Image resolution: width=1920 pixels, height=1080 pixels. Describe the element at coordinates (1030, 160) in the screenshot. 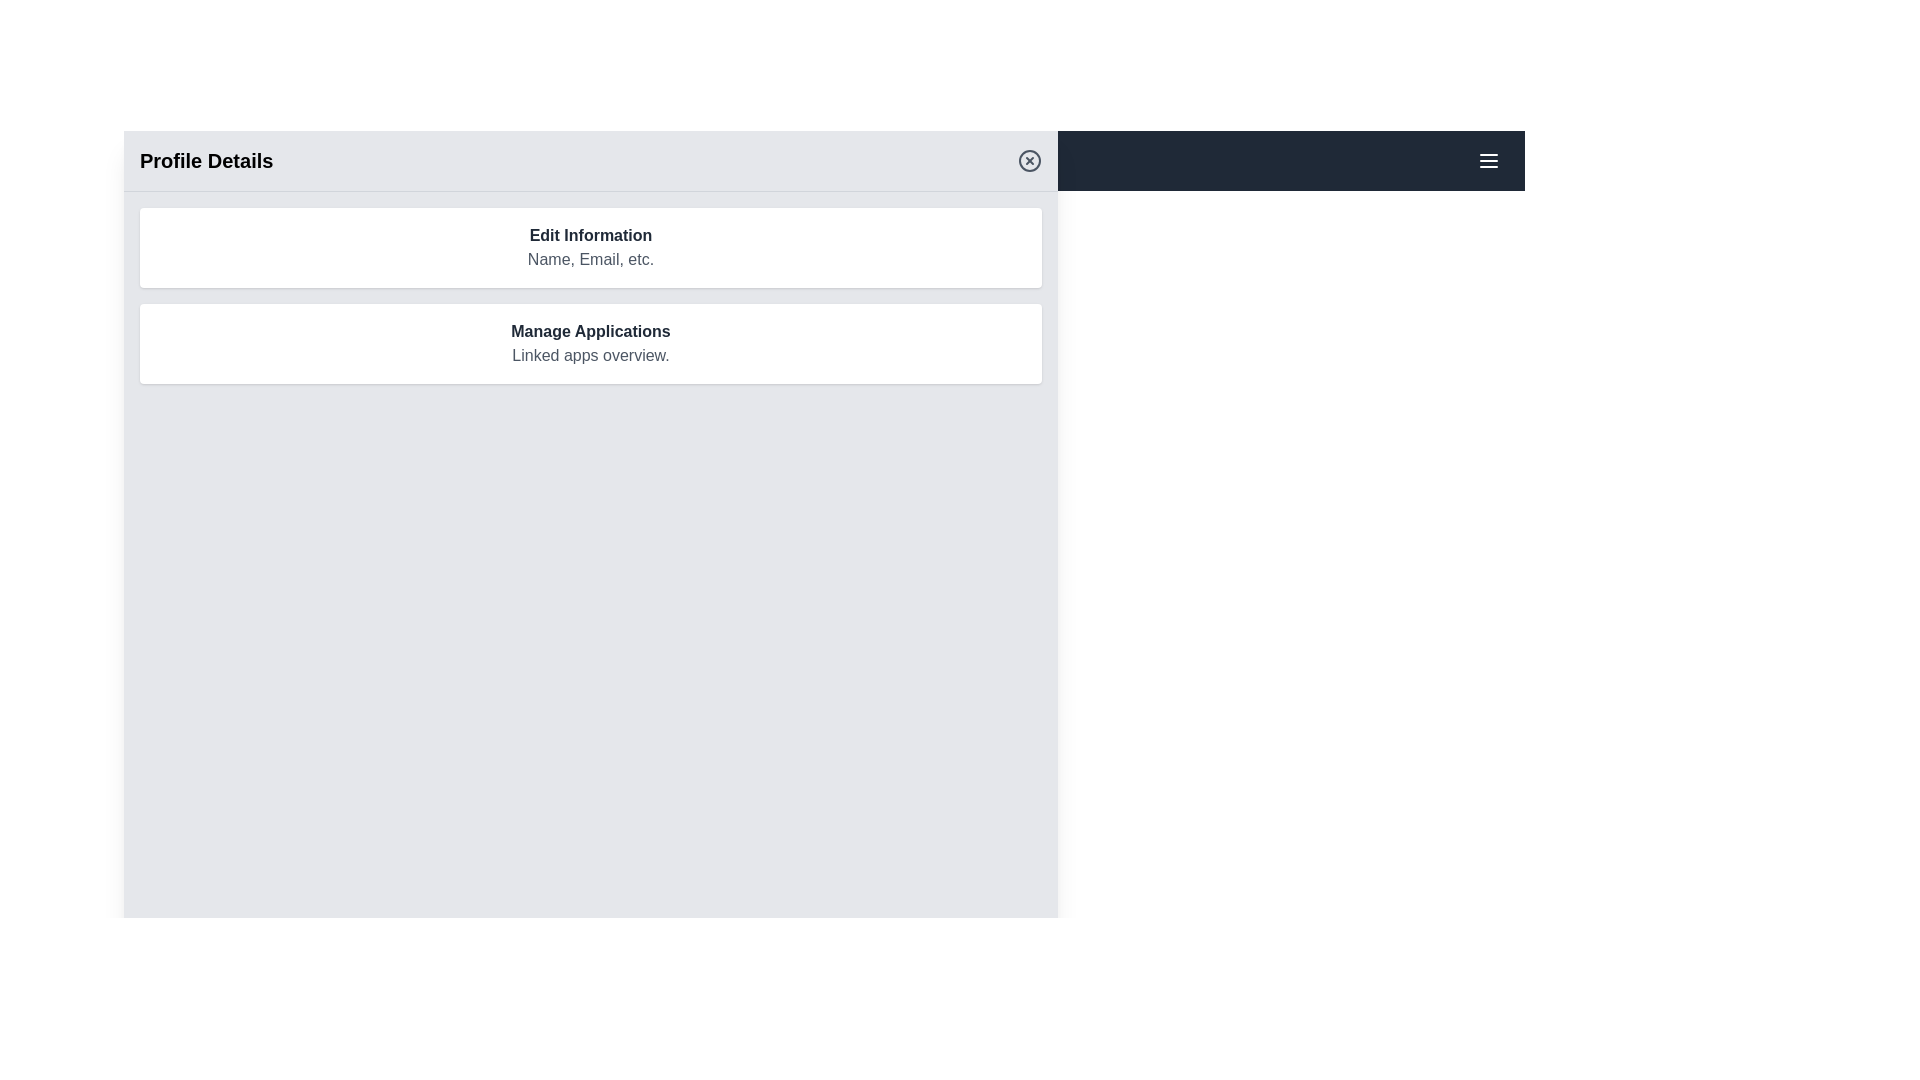

I see `the close button for the 'Profile Details' section` at that location.